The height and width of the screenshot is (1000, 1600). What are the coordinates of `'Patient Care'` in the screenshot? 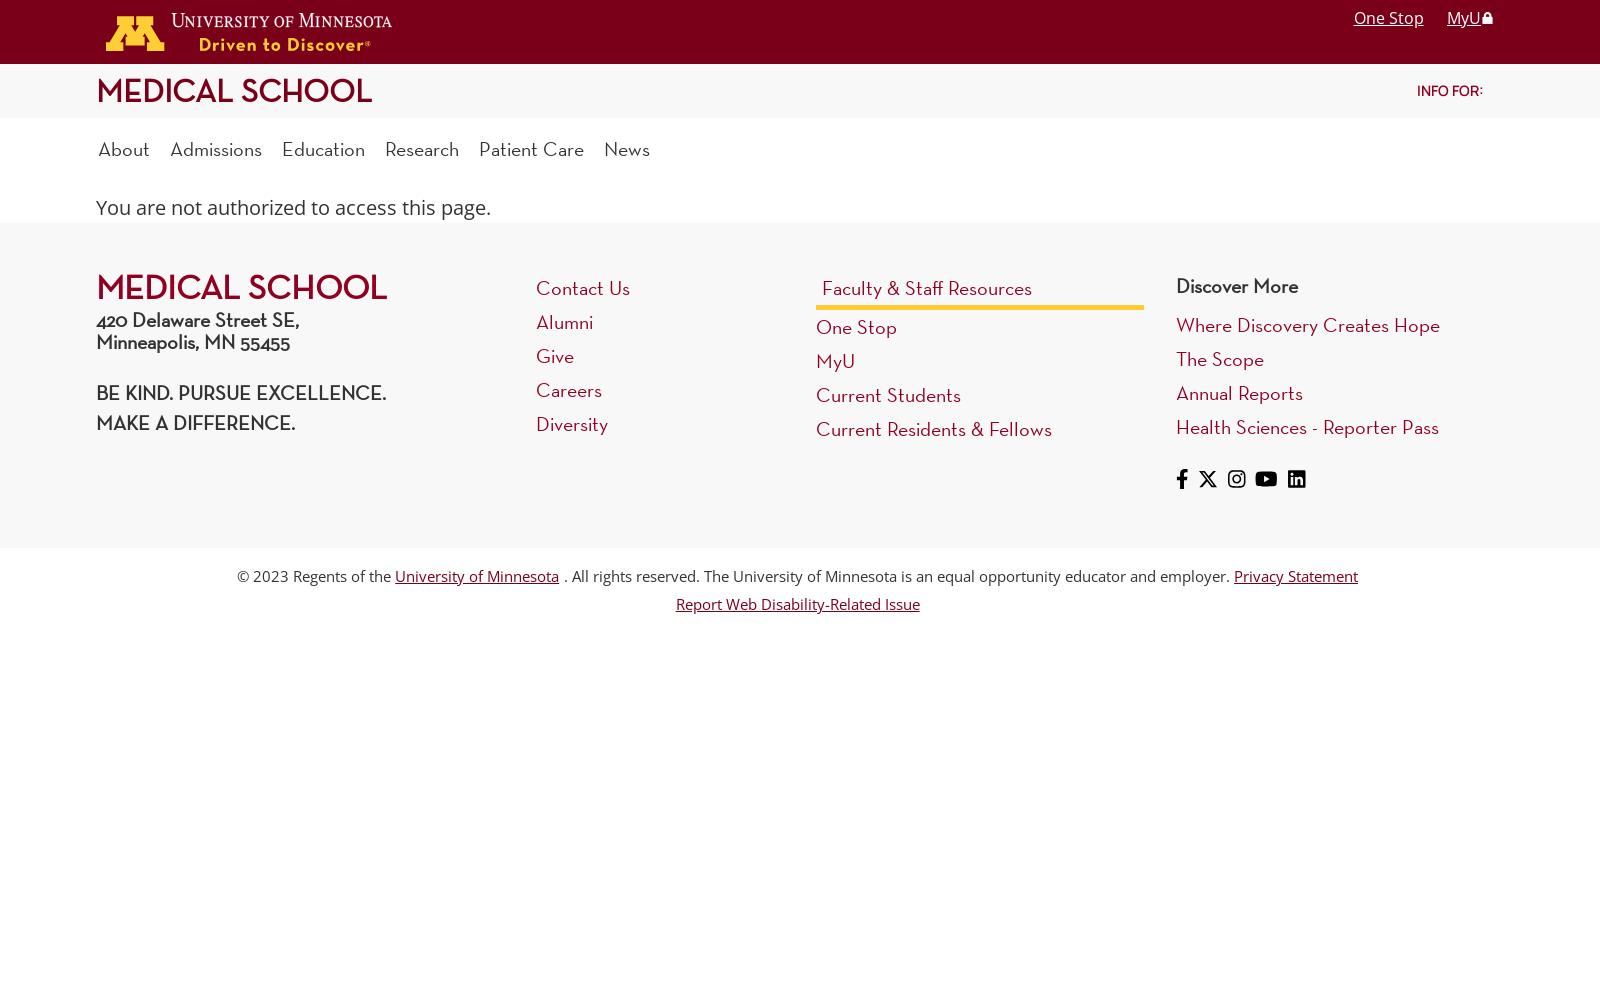 It's located at (530, 148).